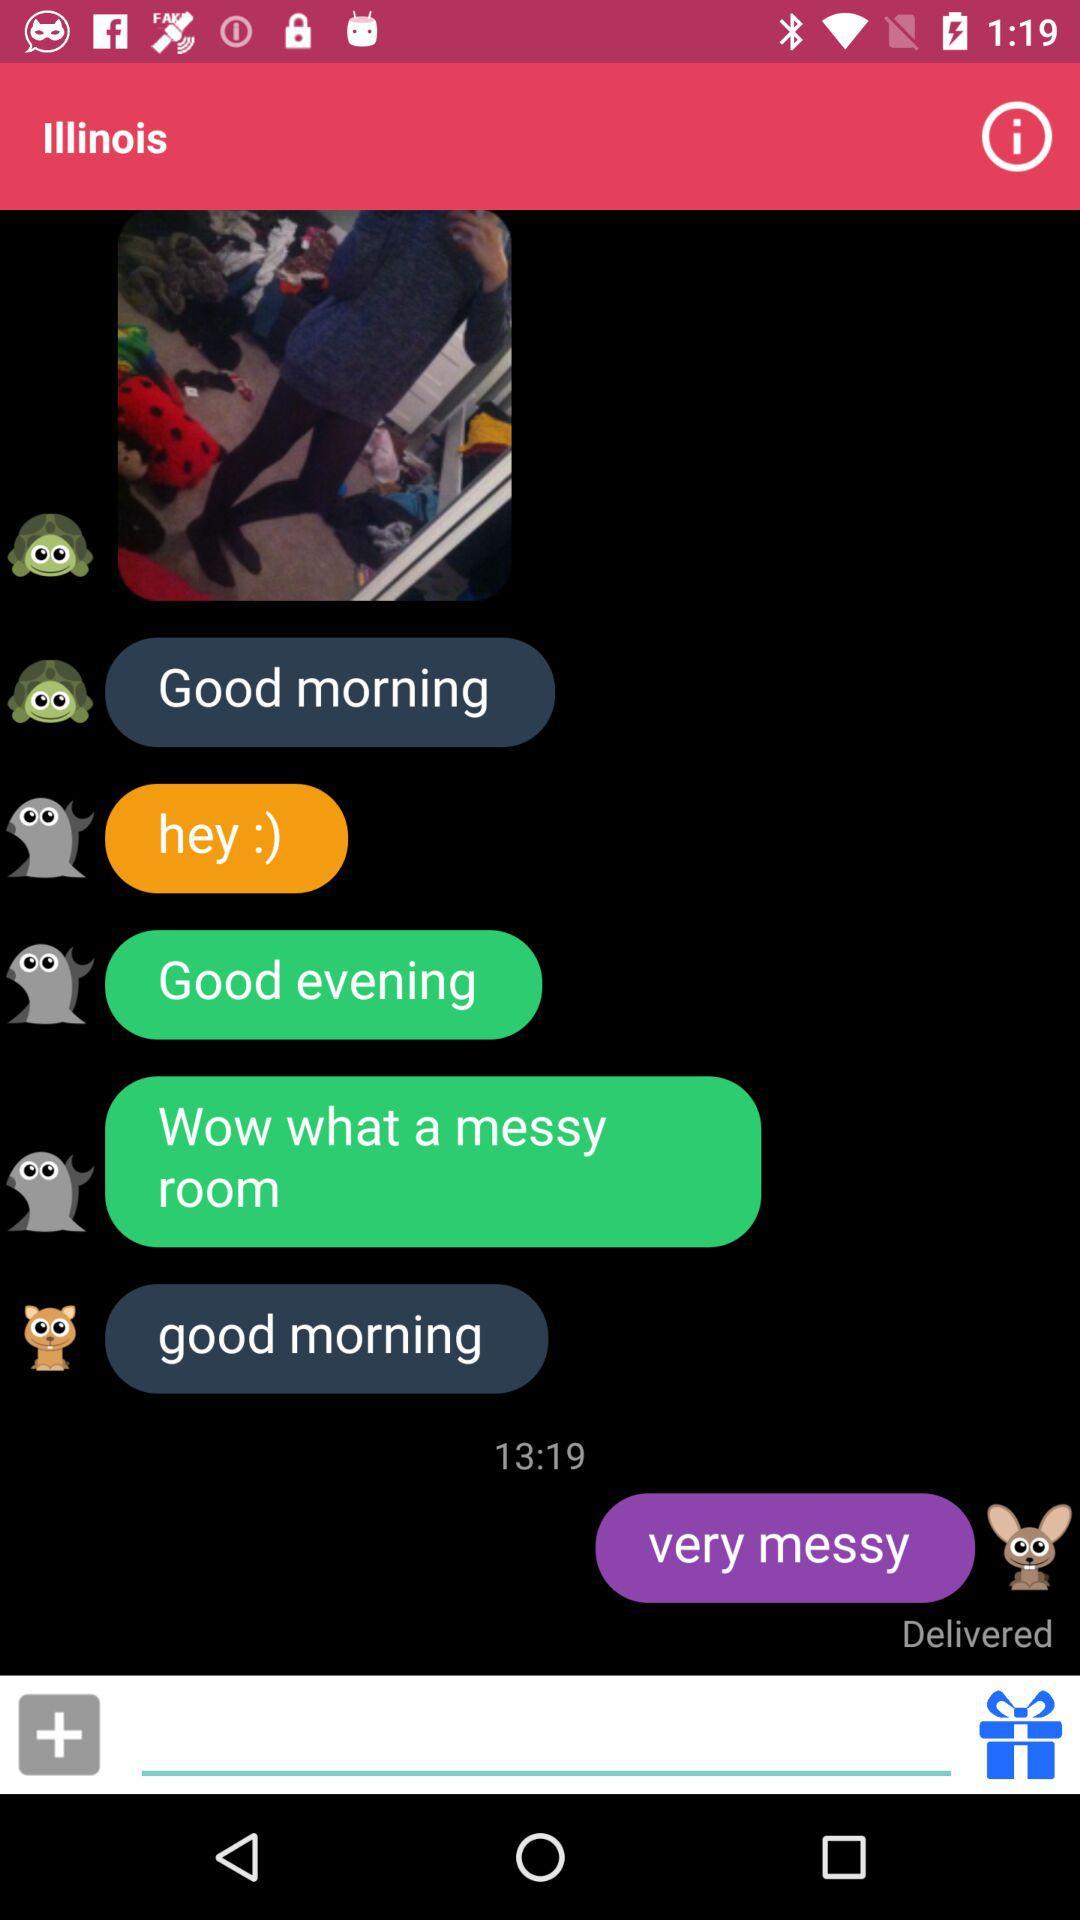 This screenshot has width=1080, height=1920. Describe the element at coordinates (540, 1454) in the screenshot. I see `13:19 item` at that location.